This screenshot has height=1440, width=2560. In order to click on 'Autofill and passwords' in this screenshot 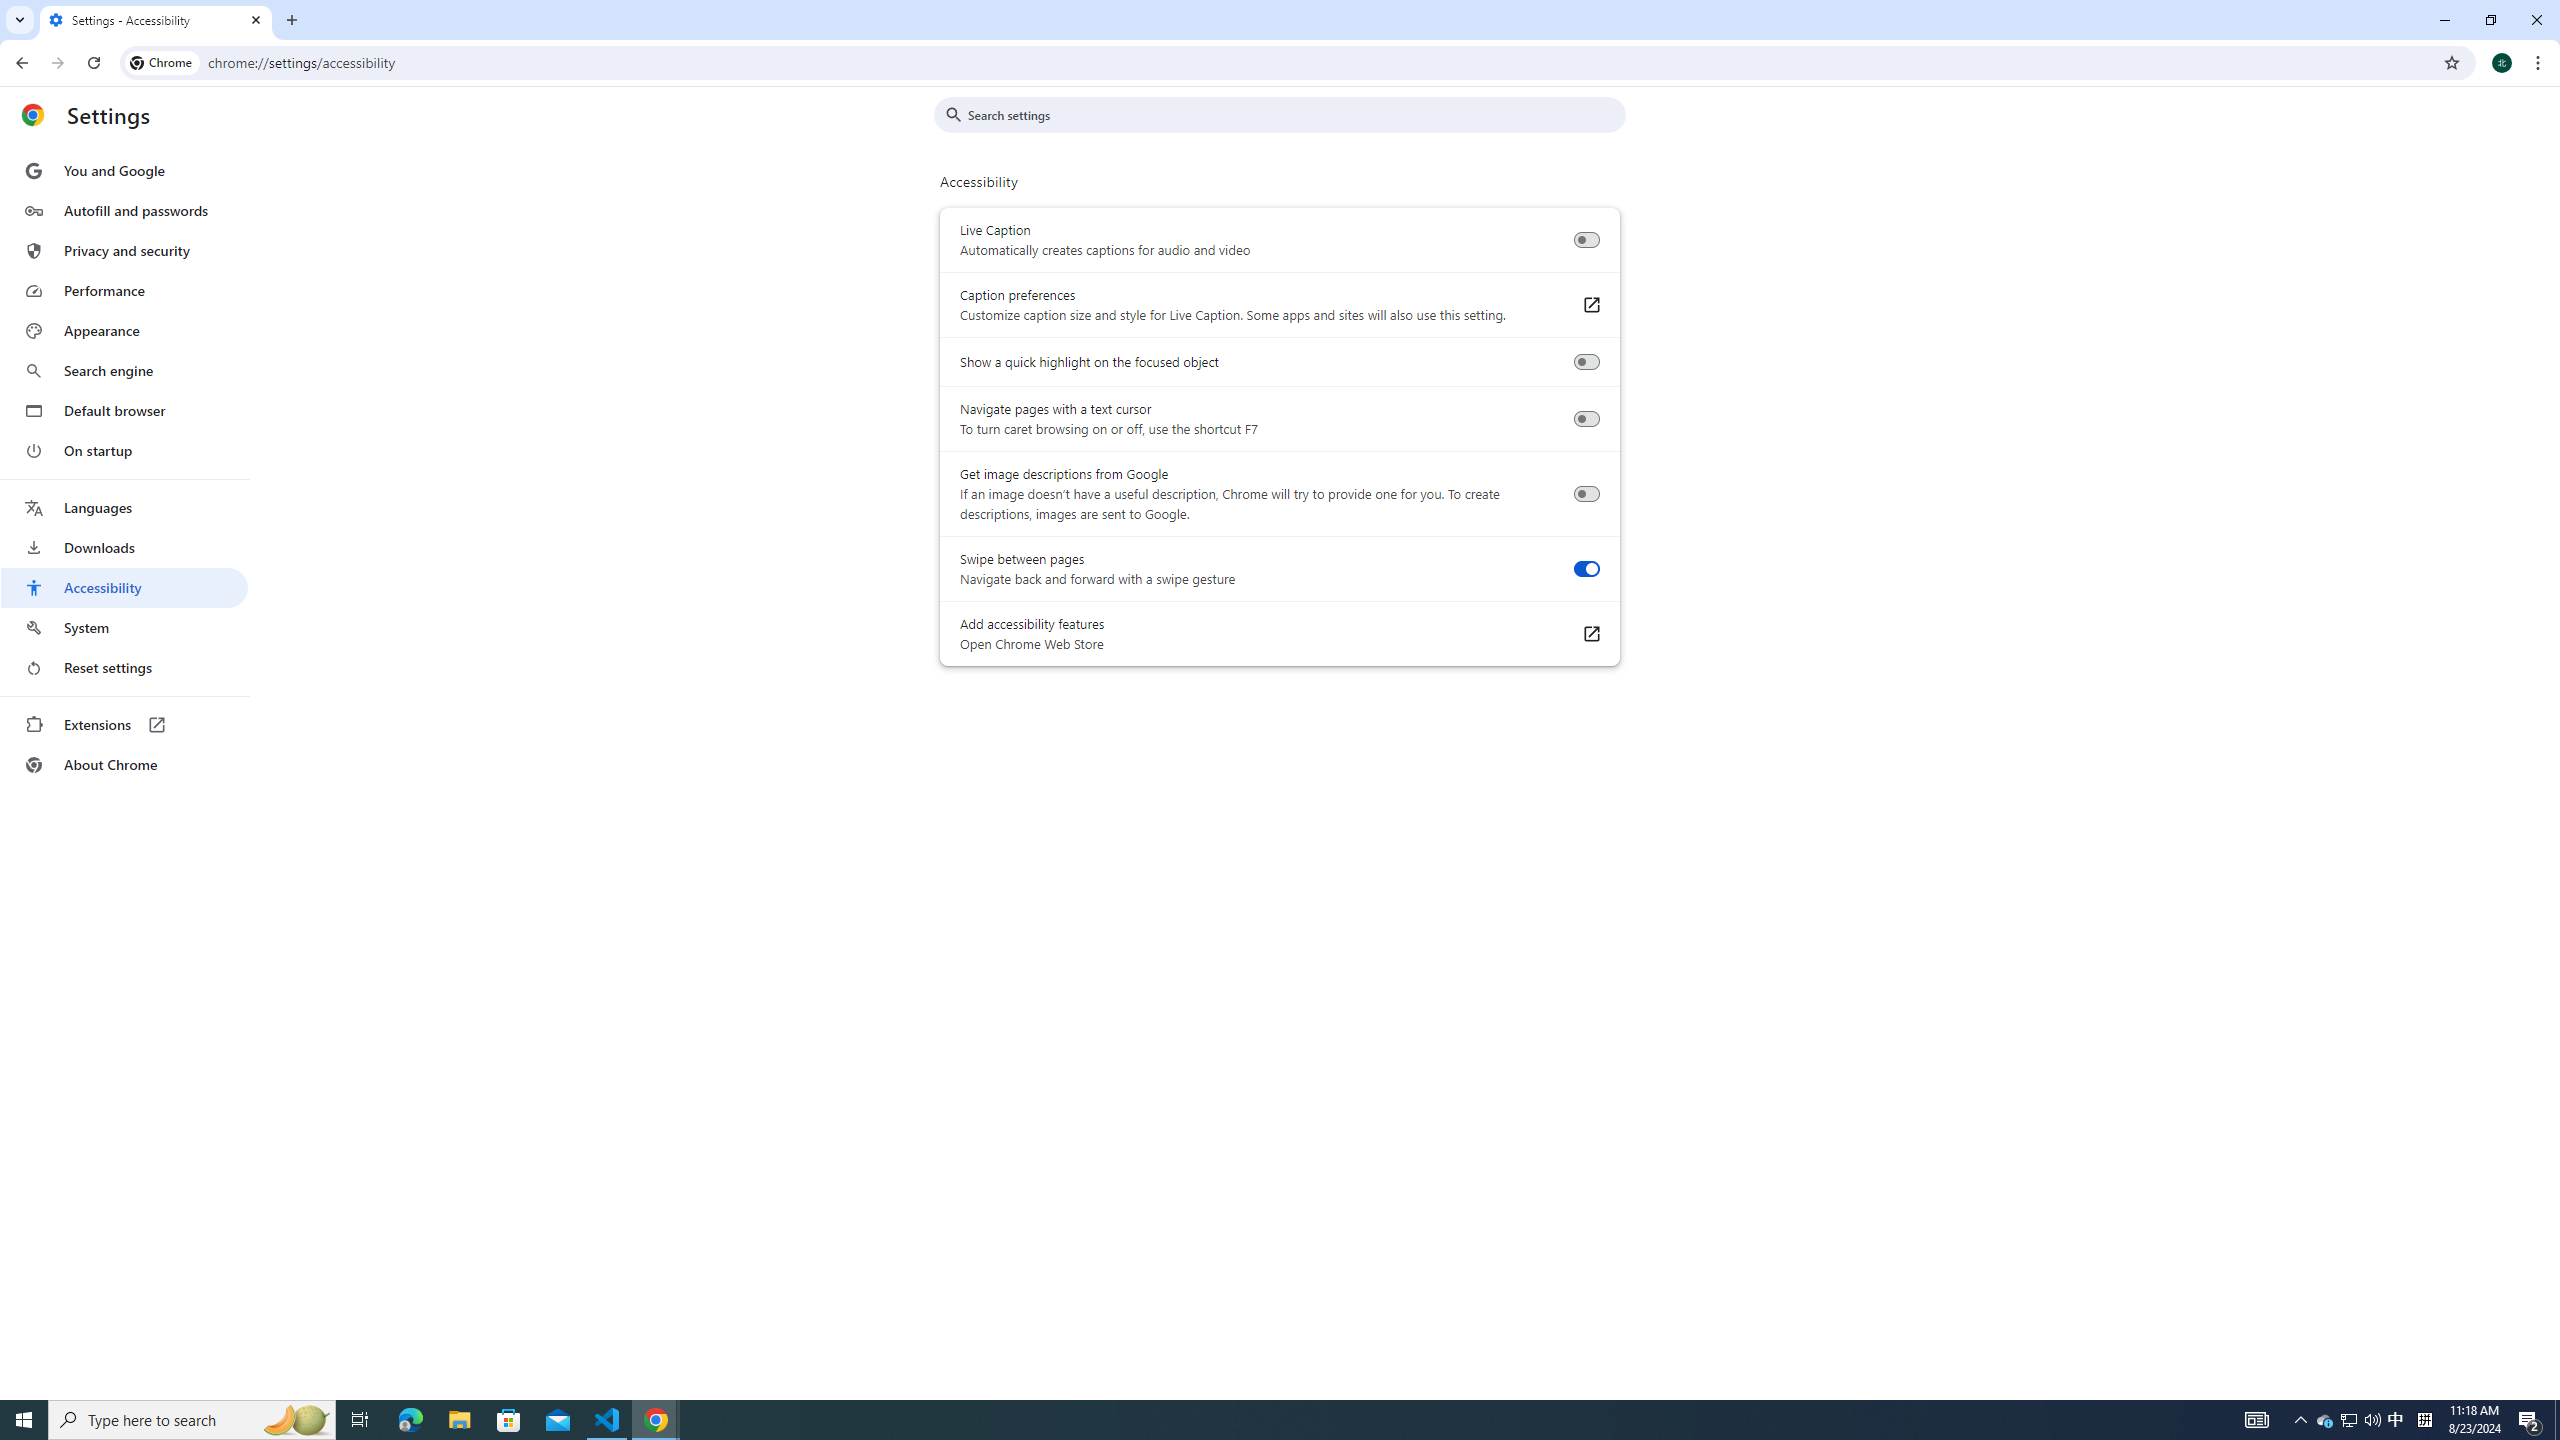, I will do `click(123, 210)`.